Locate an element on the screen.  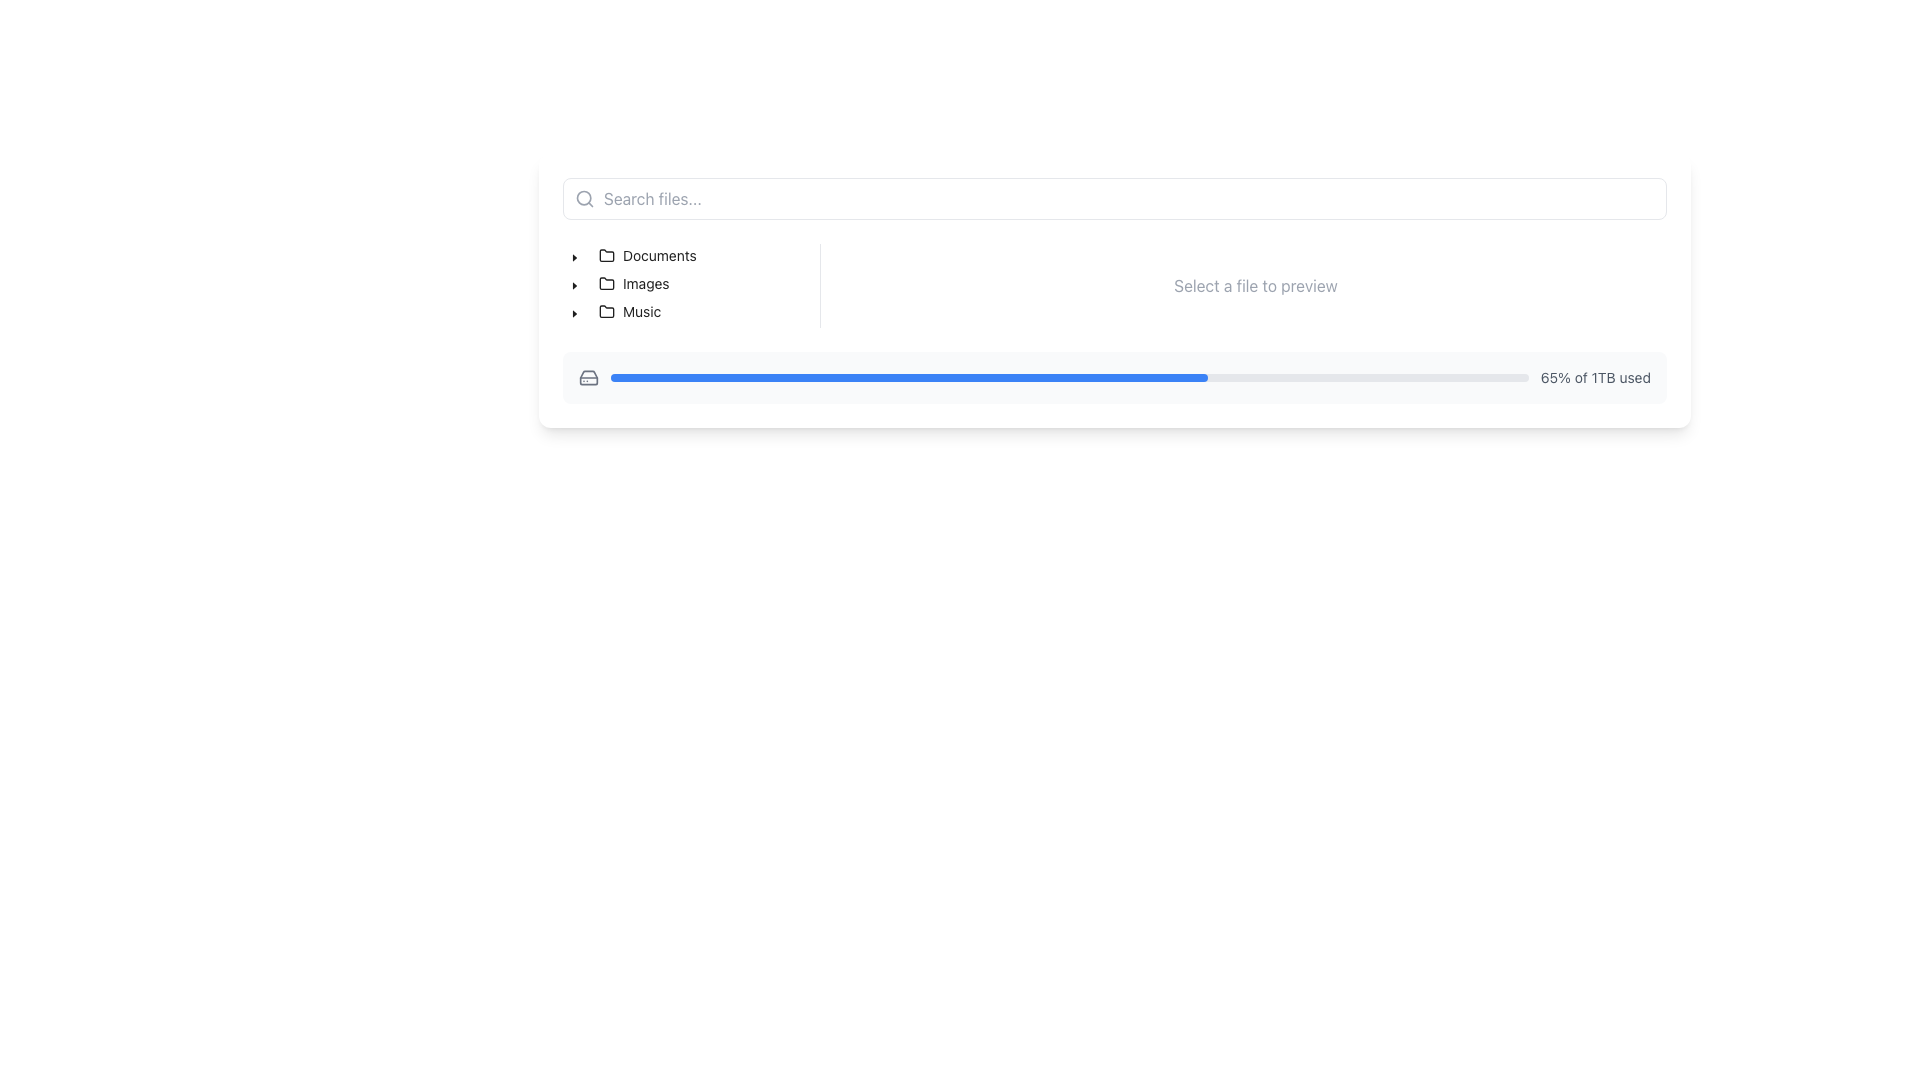
the Collapsible Toggle Button is located at coordinates (574, 284).